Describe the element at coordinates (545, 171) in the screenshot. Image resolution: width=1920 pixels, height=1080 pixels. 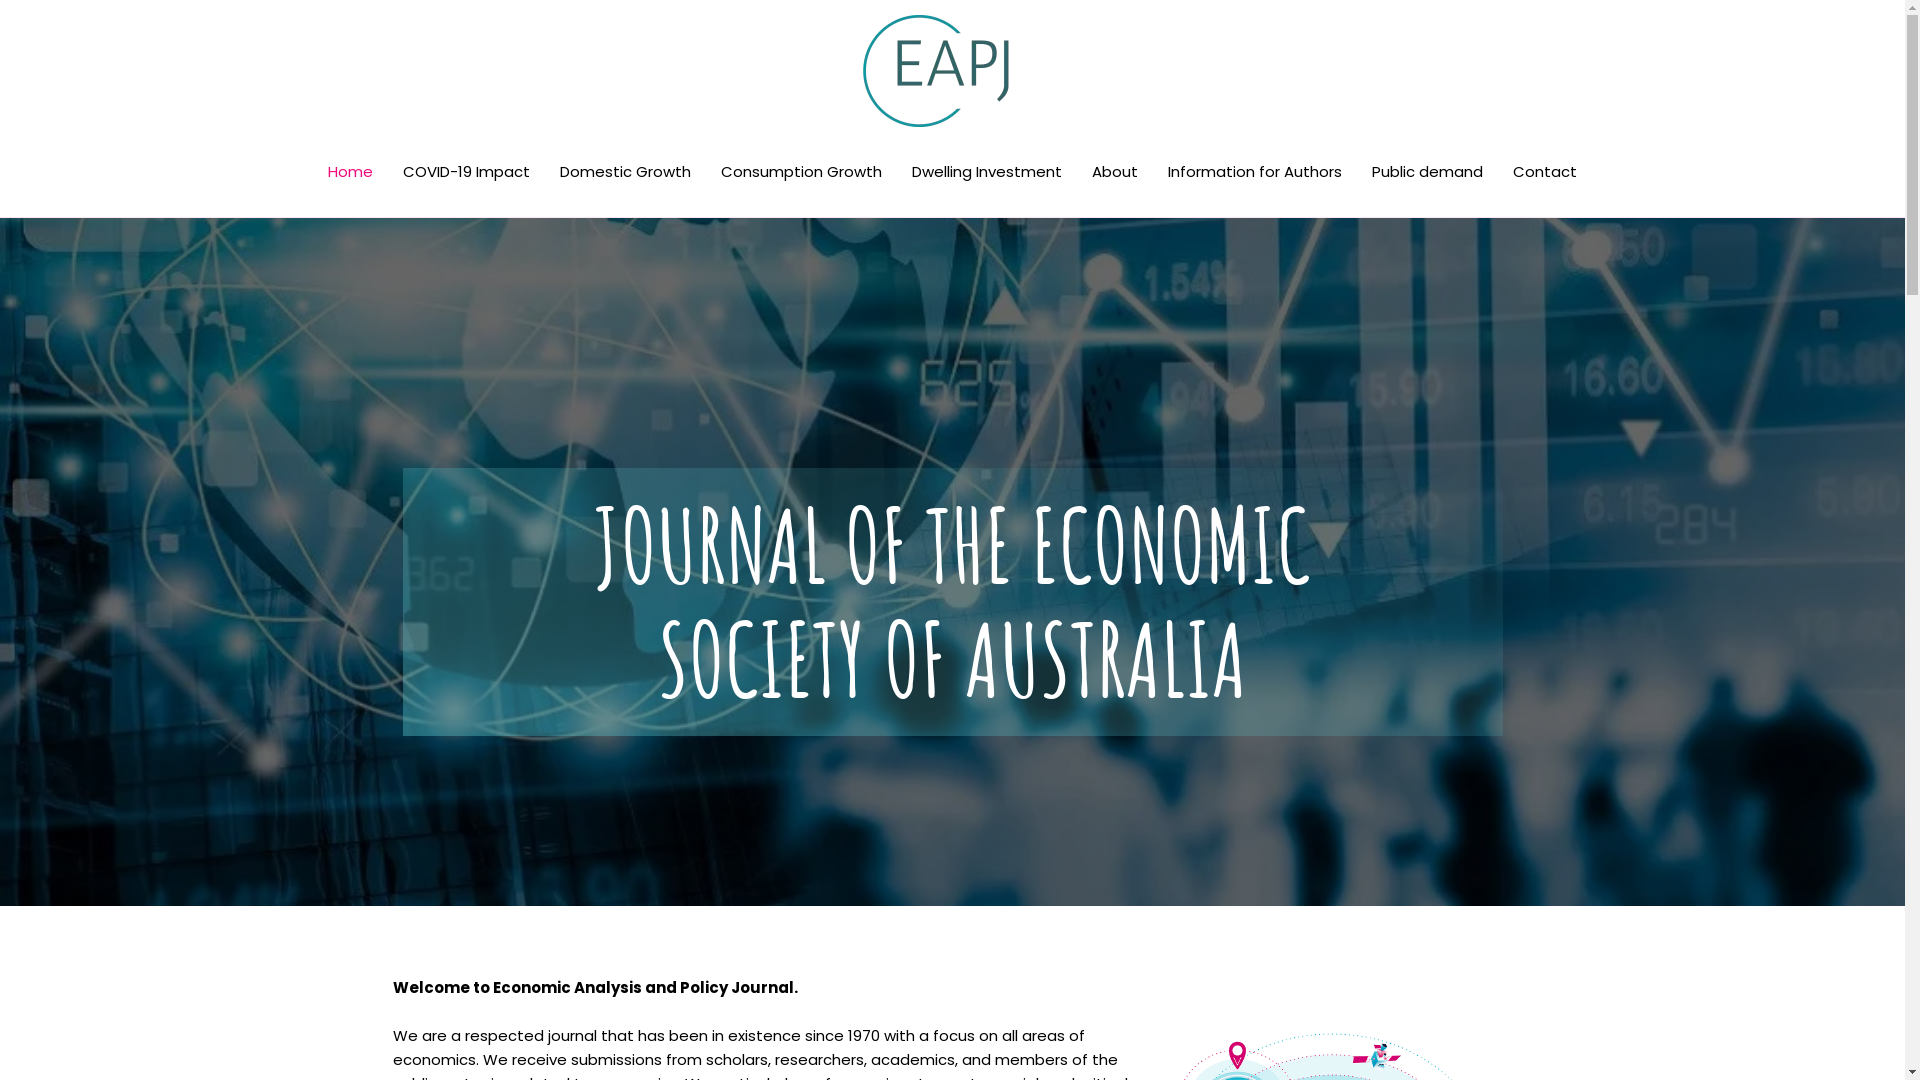
I see `'Domestic Growth'` at that location.